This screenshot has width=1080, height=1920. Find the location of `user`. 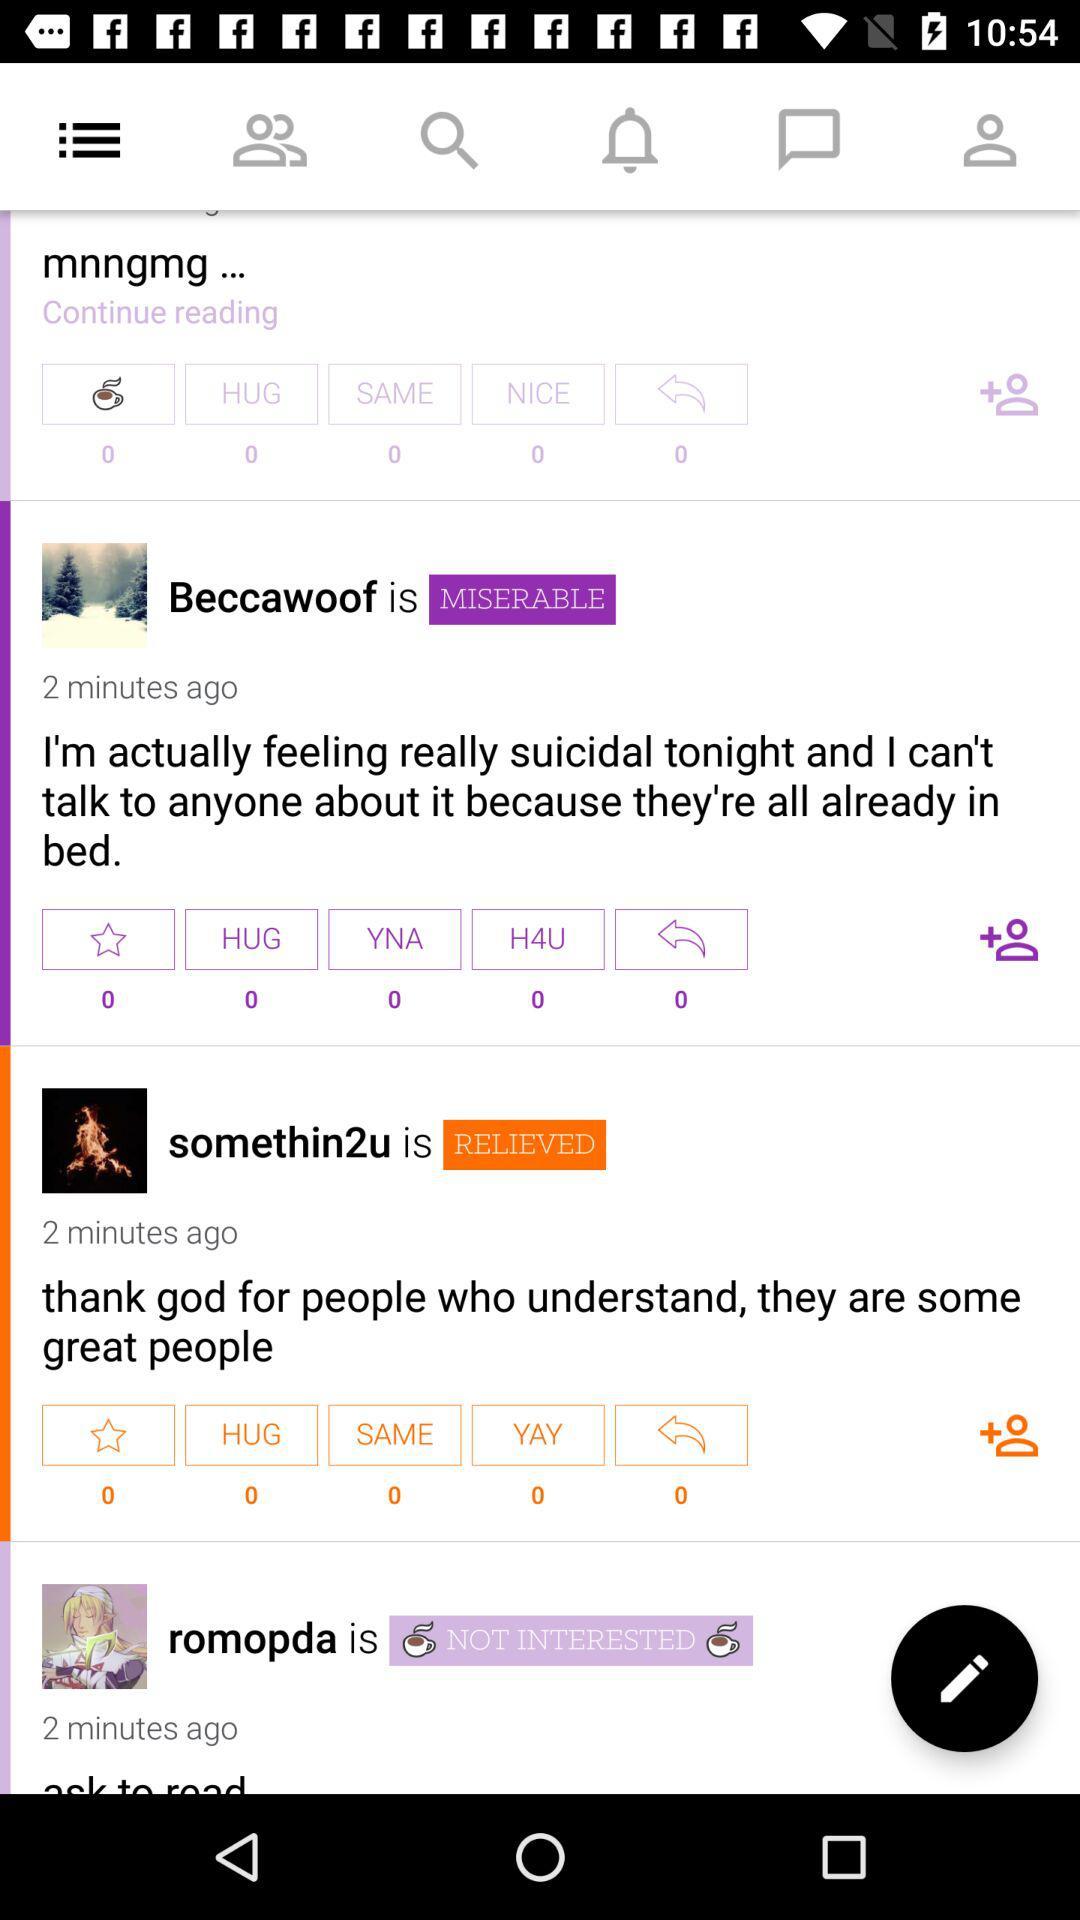

user is located at coordinates (1009, 938).